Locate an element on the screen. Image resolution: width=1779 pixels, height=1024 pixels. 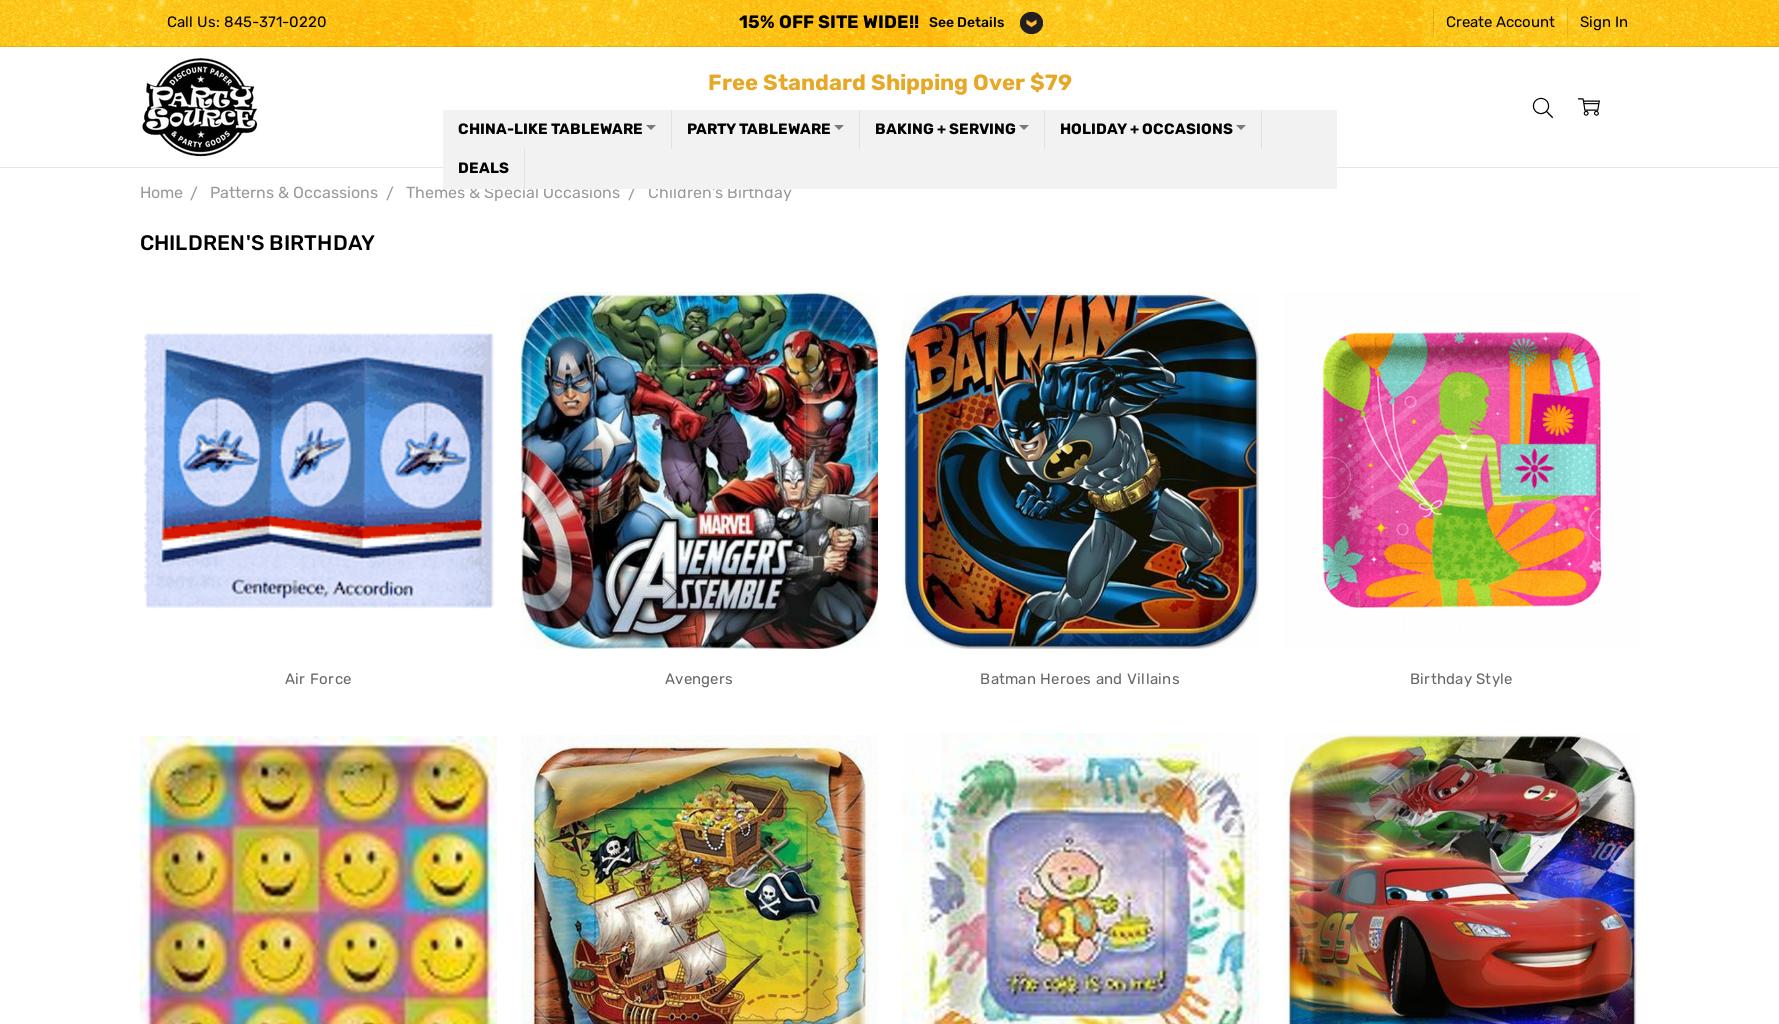
'See Details' is located at coordinates (926, 21).